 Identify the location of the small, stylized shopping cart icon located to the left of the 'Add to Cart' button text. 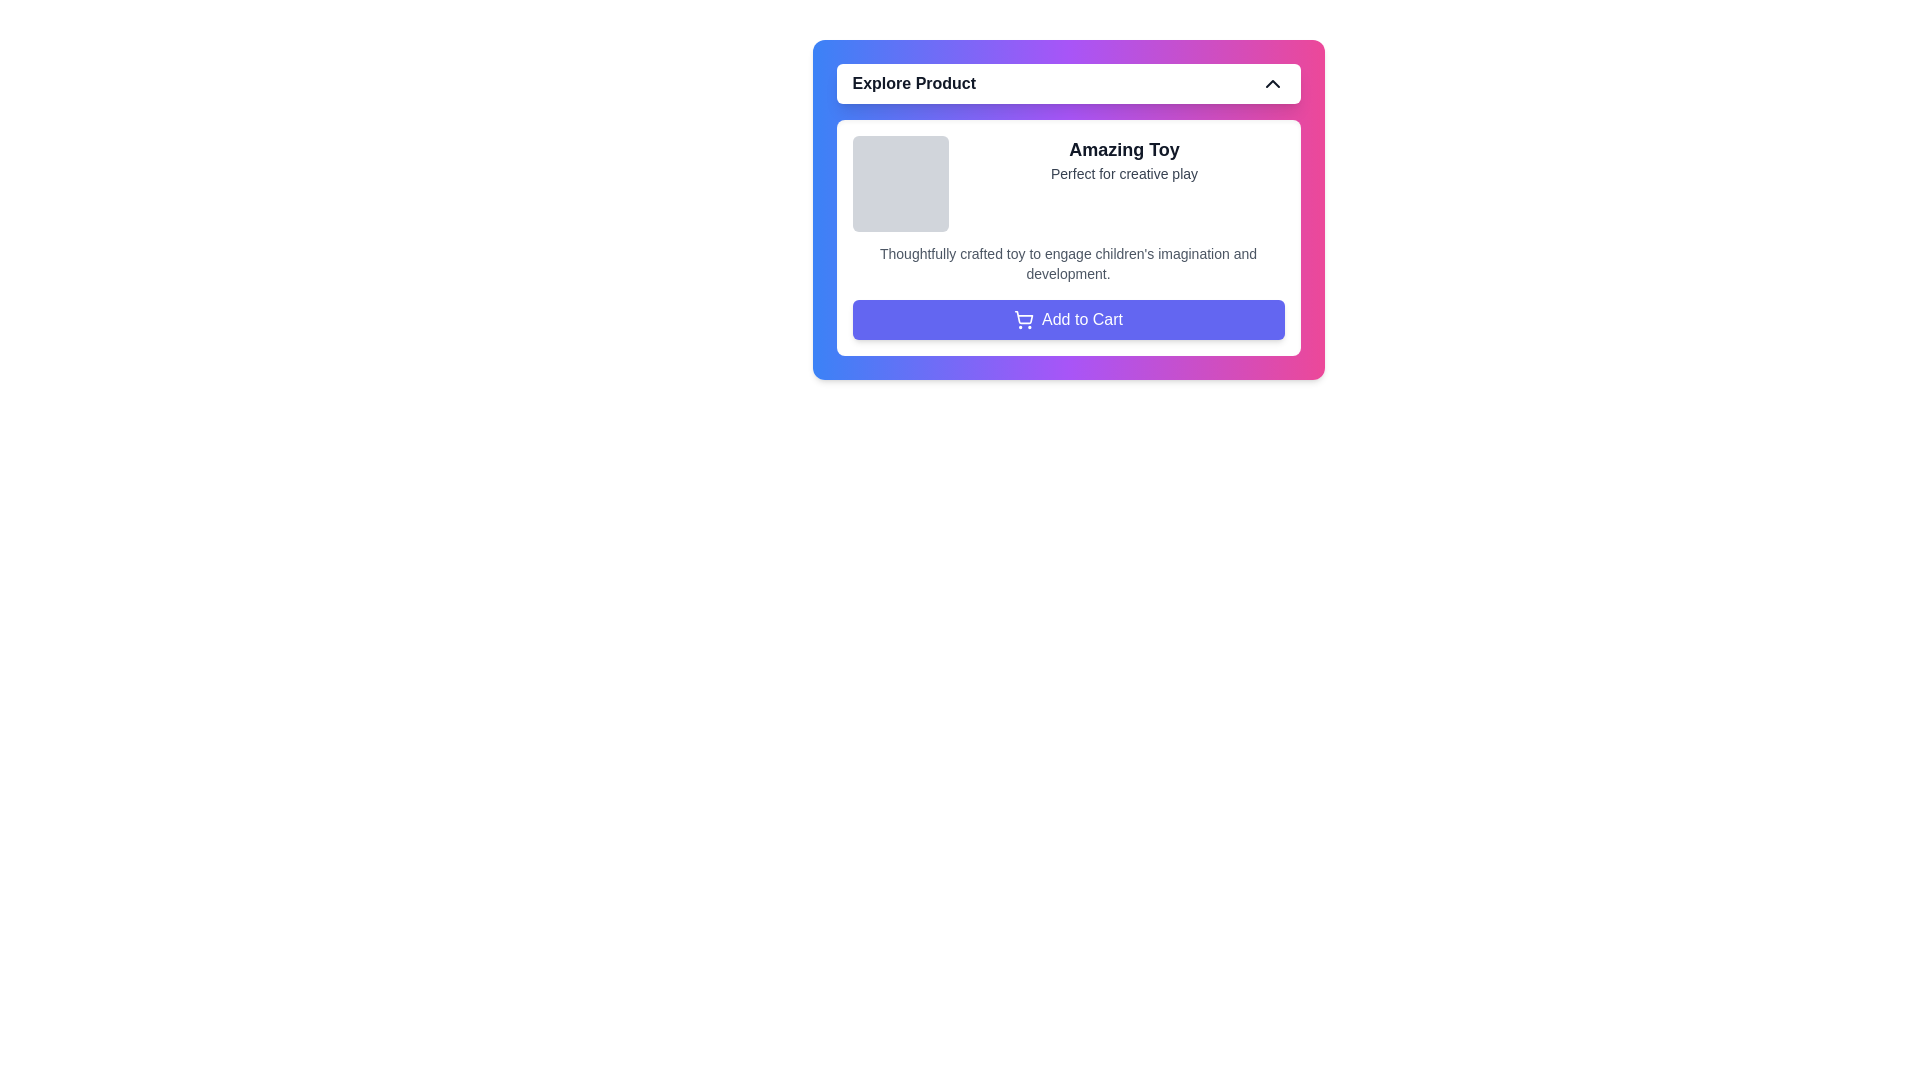
(1024, 316).